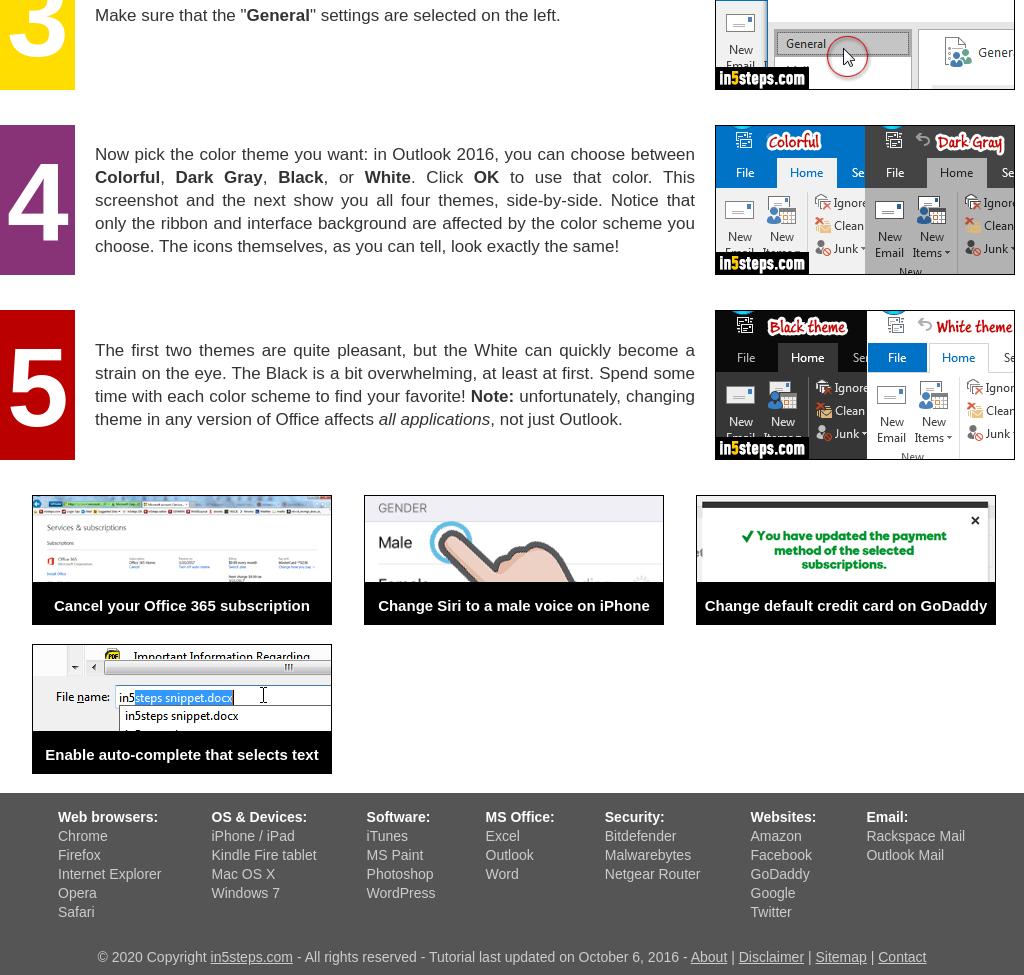 Image resolution: width=1024 pixels, height=975 pixels. What do you see at coordinates (37, 202) in the screenshot?
I see `'4'` at bounding box center [37, 202].